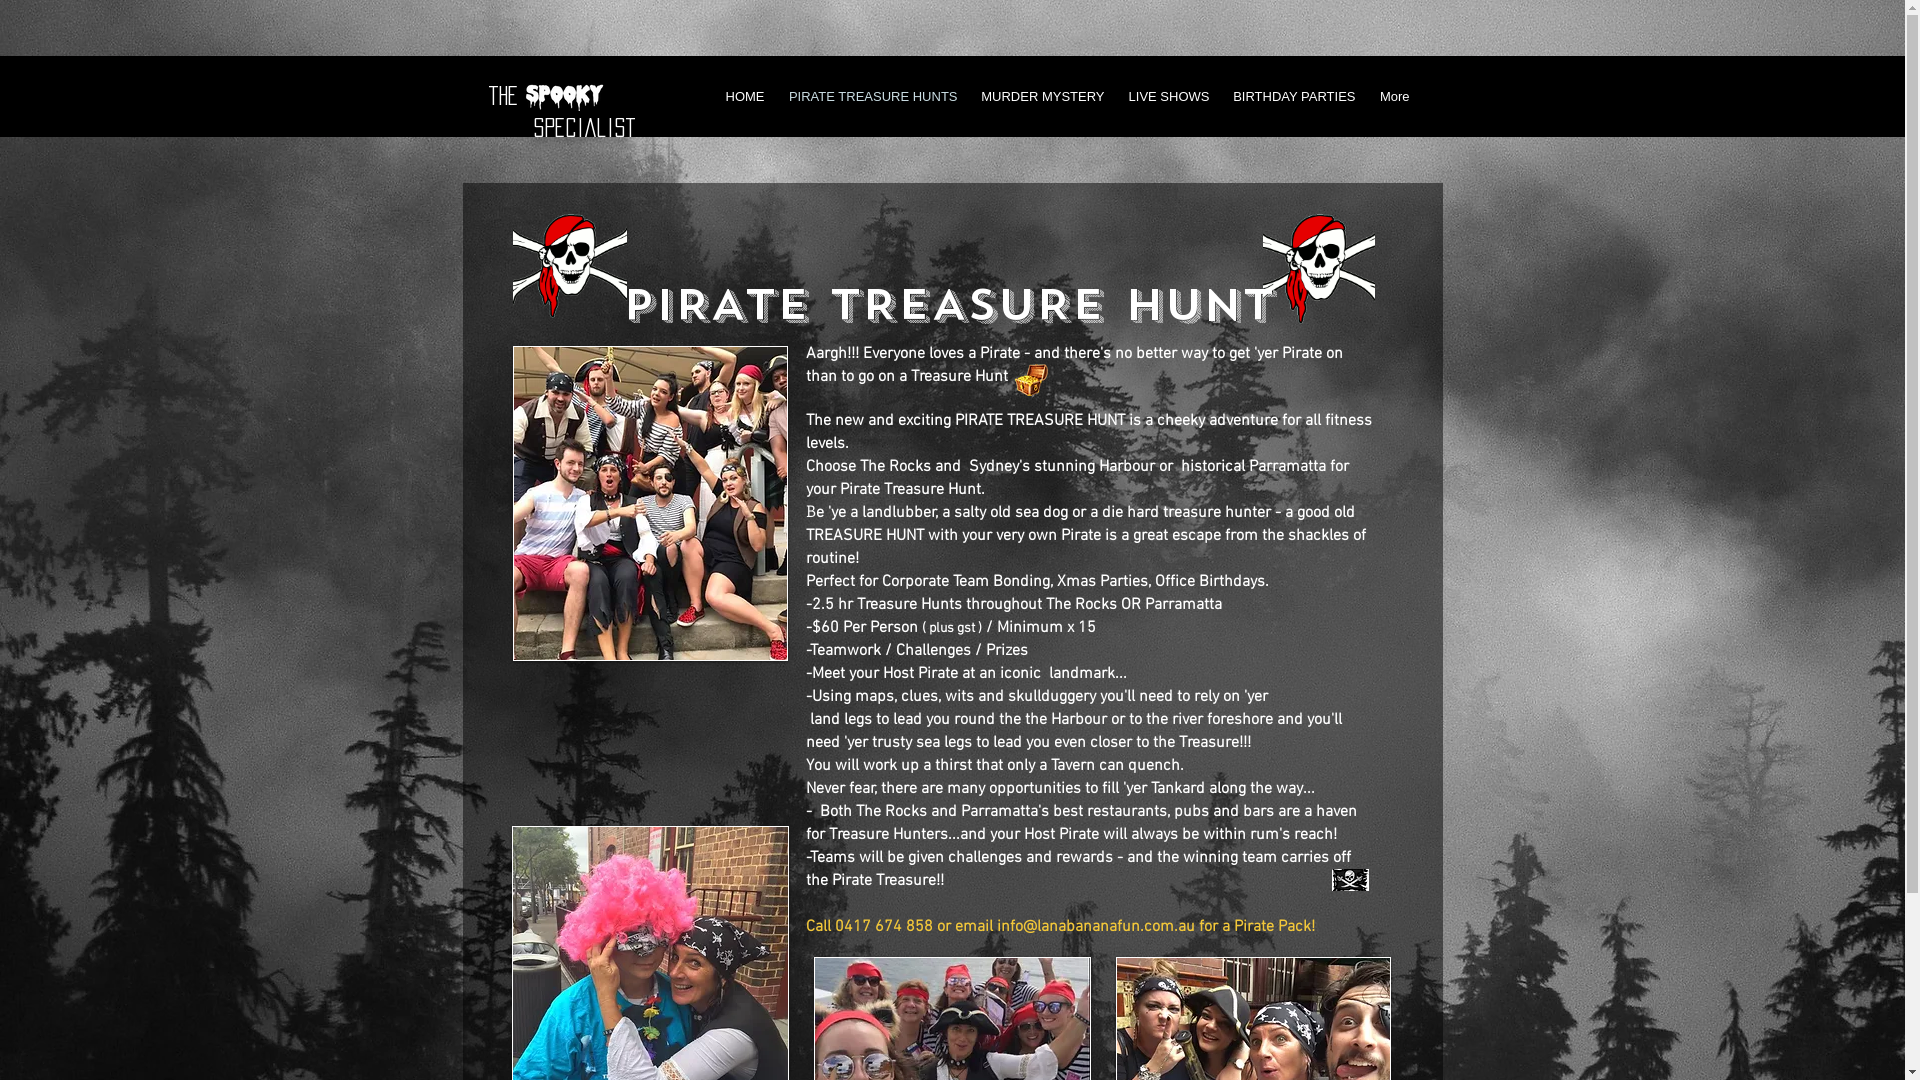 This screenshot has width=1920, height=1080. What do you see at coordinates (742, 96) in the screenshot?
I see `'HOME'` at bounding box center [742, 96].